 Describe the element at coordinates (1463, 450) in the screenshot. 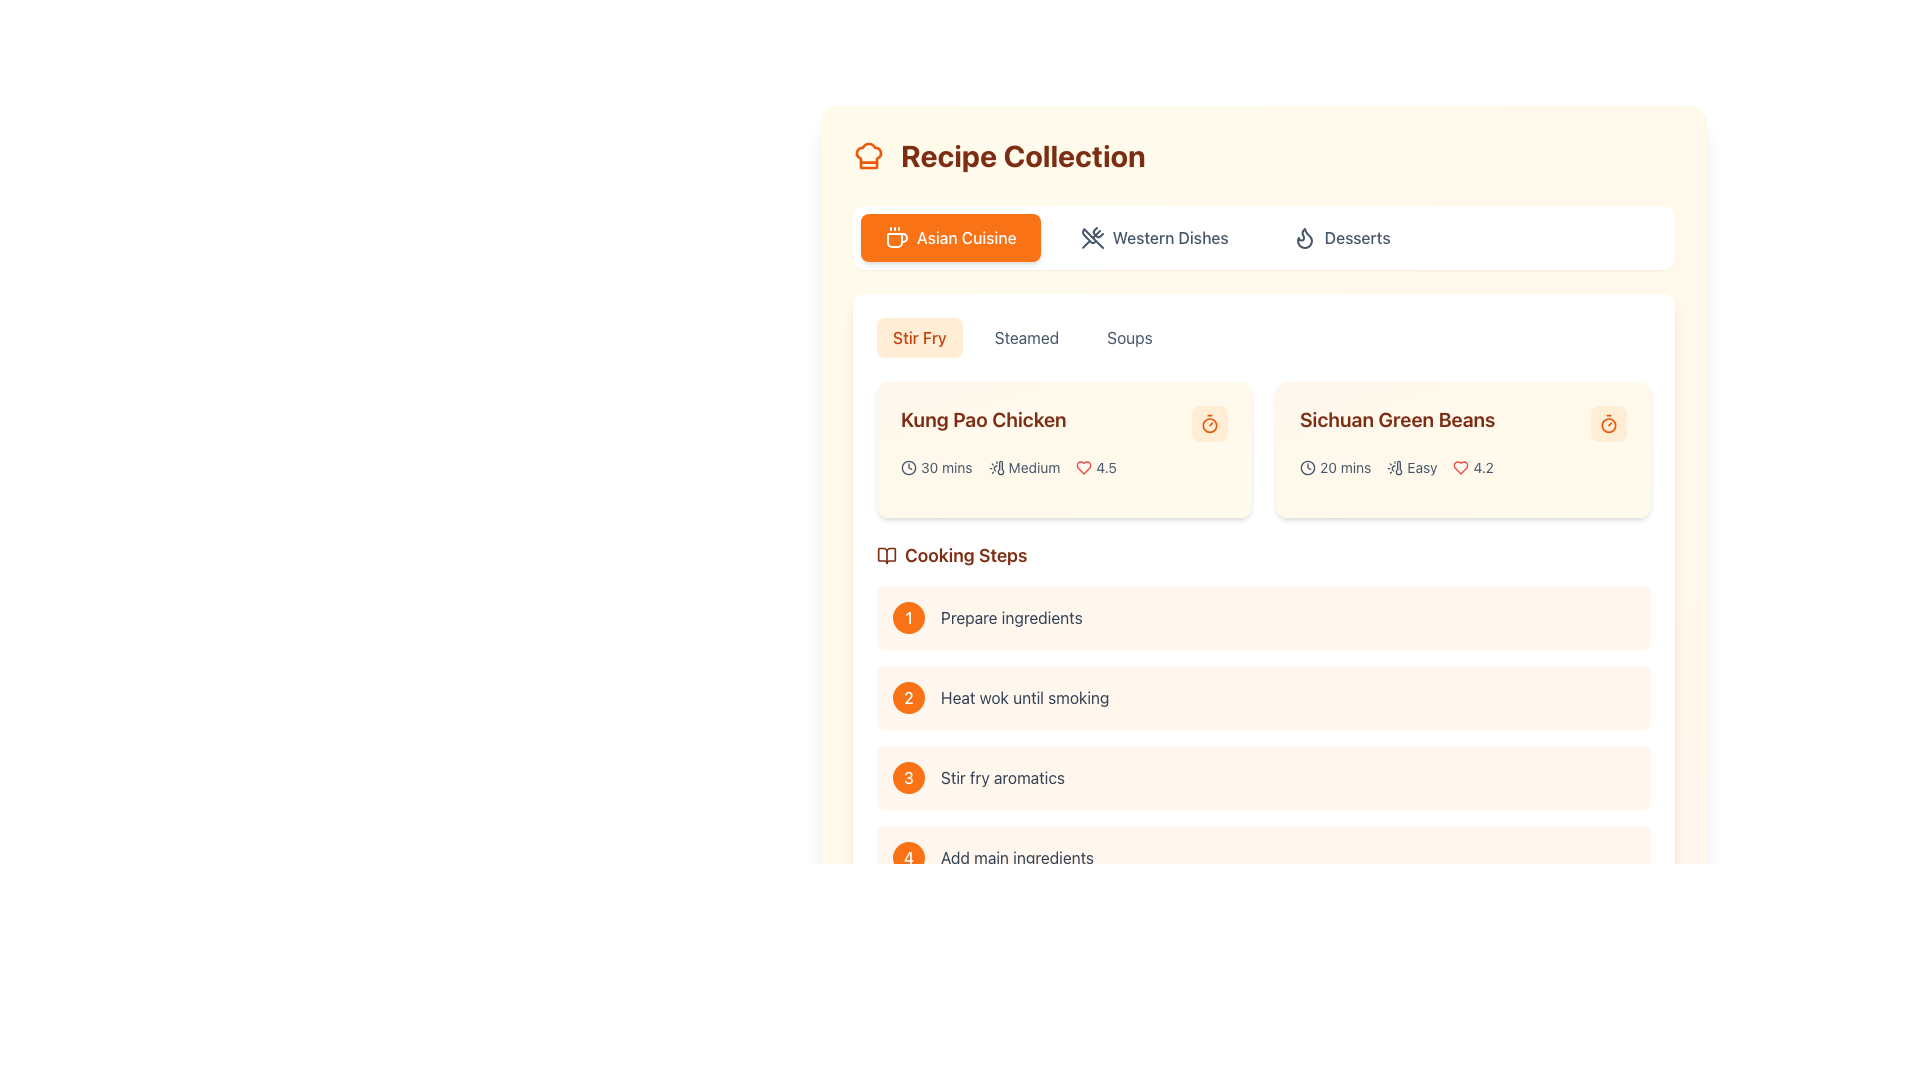

I see `the informational card displaying the recipe 'Sichuan Green Beans', which is the second card in the two-column grid layout under the 'Stir Fry' section` at that location.